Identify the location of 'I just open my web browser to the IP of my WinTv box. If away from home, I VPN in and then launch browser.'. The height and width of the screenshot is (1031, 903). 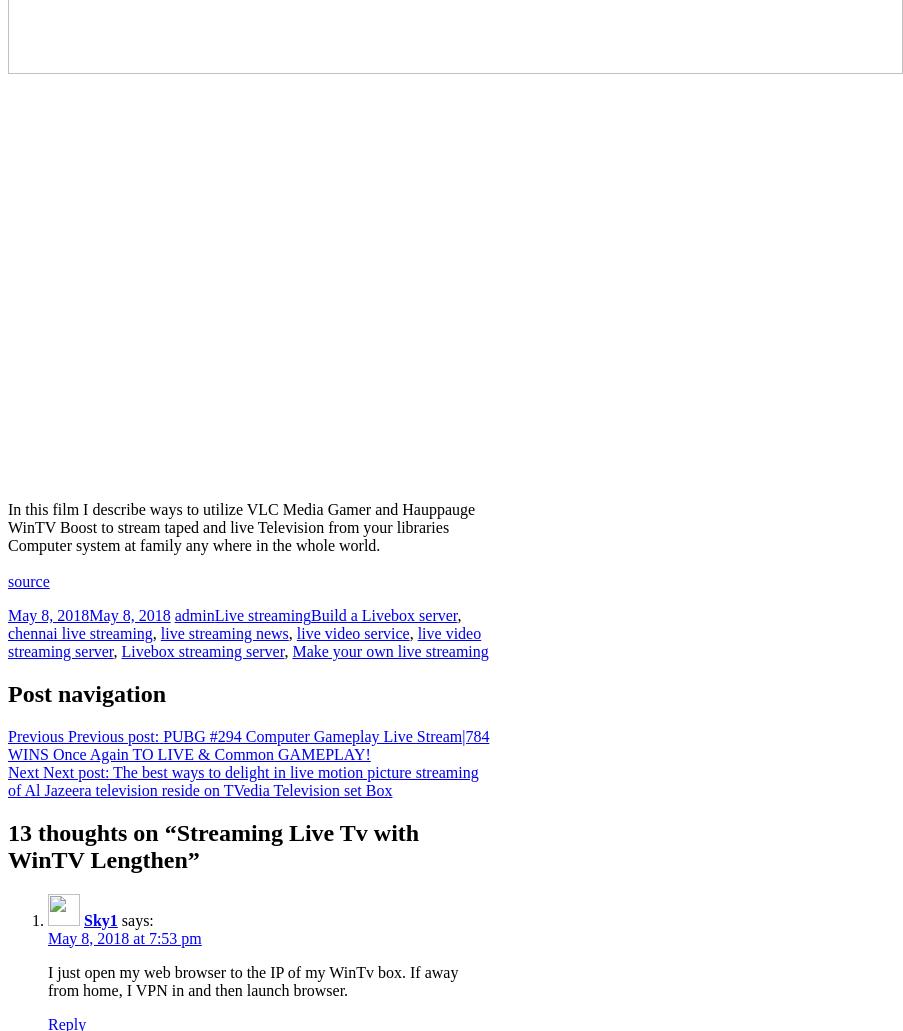
(253, 979).